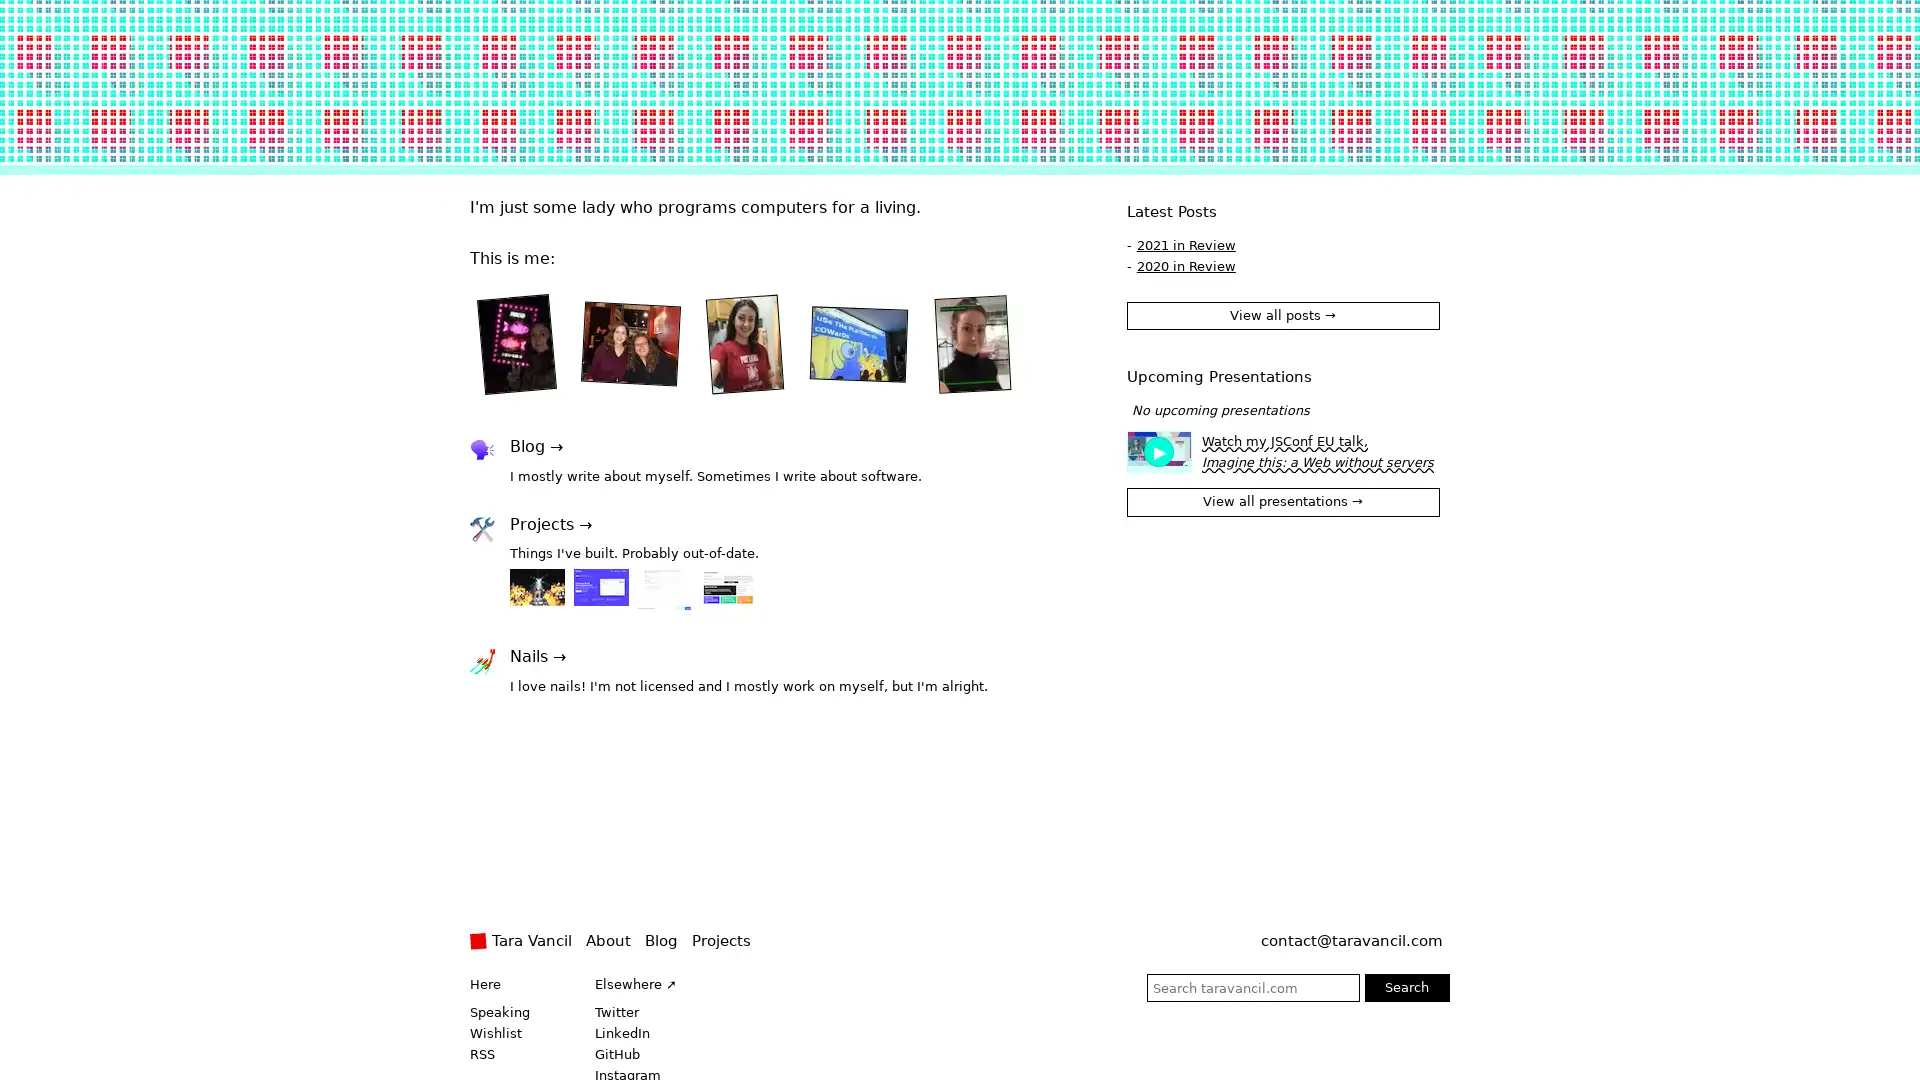  I want to click on Do search, so click(1405, 986).